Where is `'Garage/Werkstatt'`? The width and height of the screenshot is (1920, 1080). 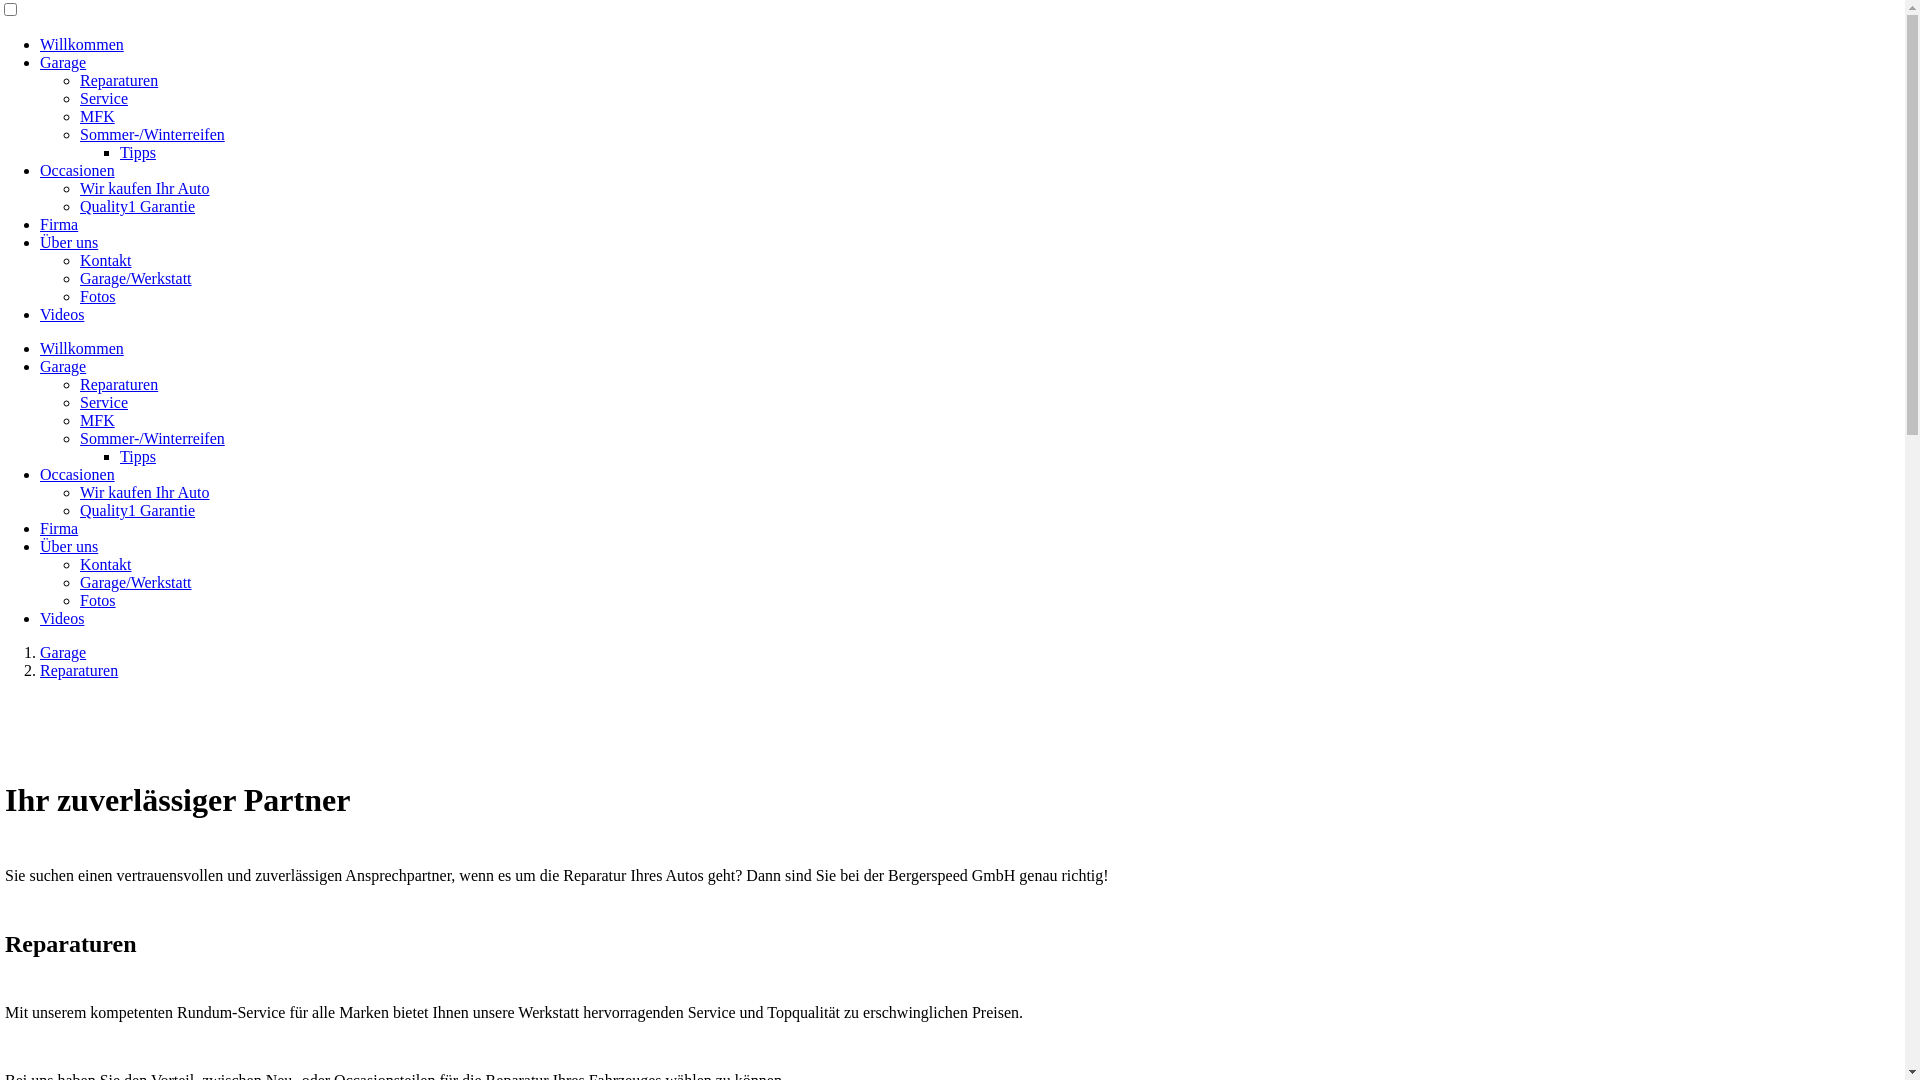 'Garage/Werkstatt' is located at coordinates (134, 582).